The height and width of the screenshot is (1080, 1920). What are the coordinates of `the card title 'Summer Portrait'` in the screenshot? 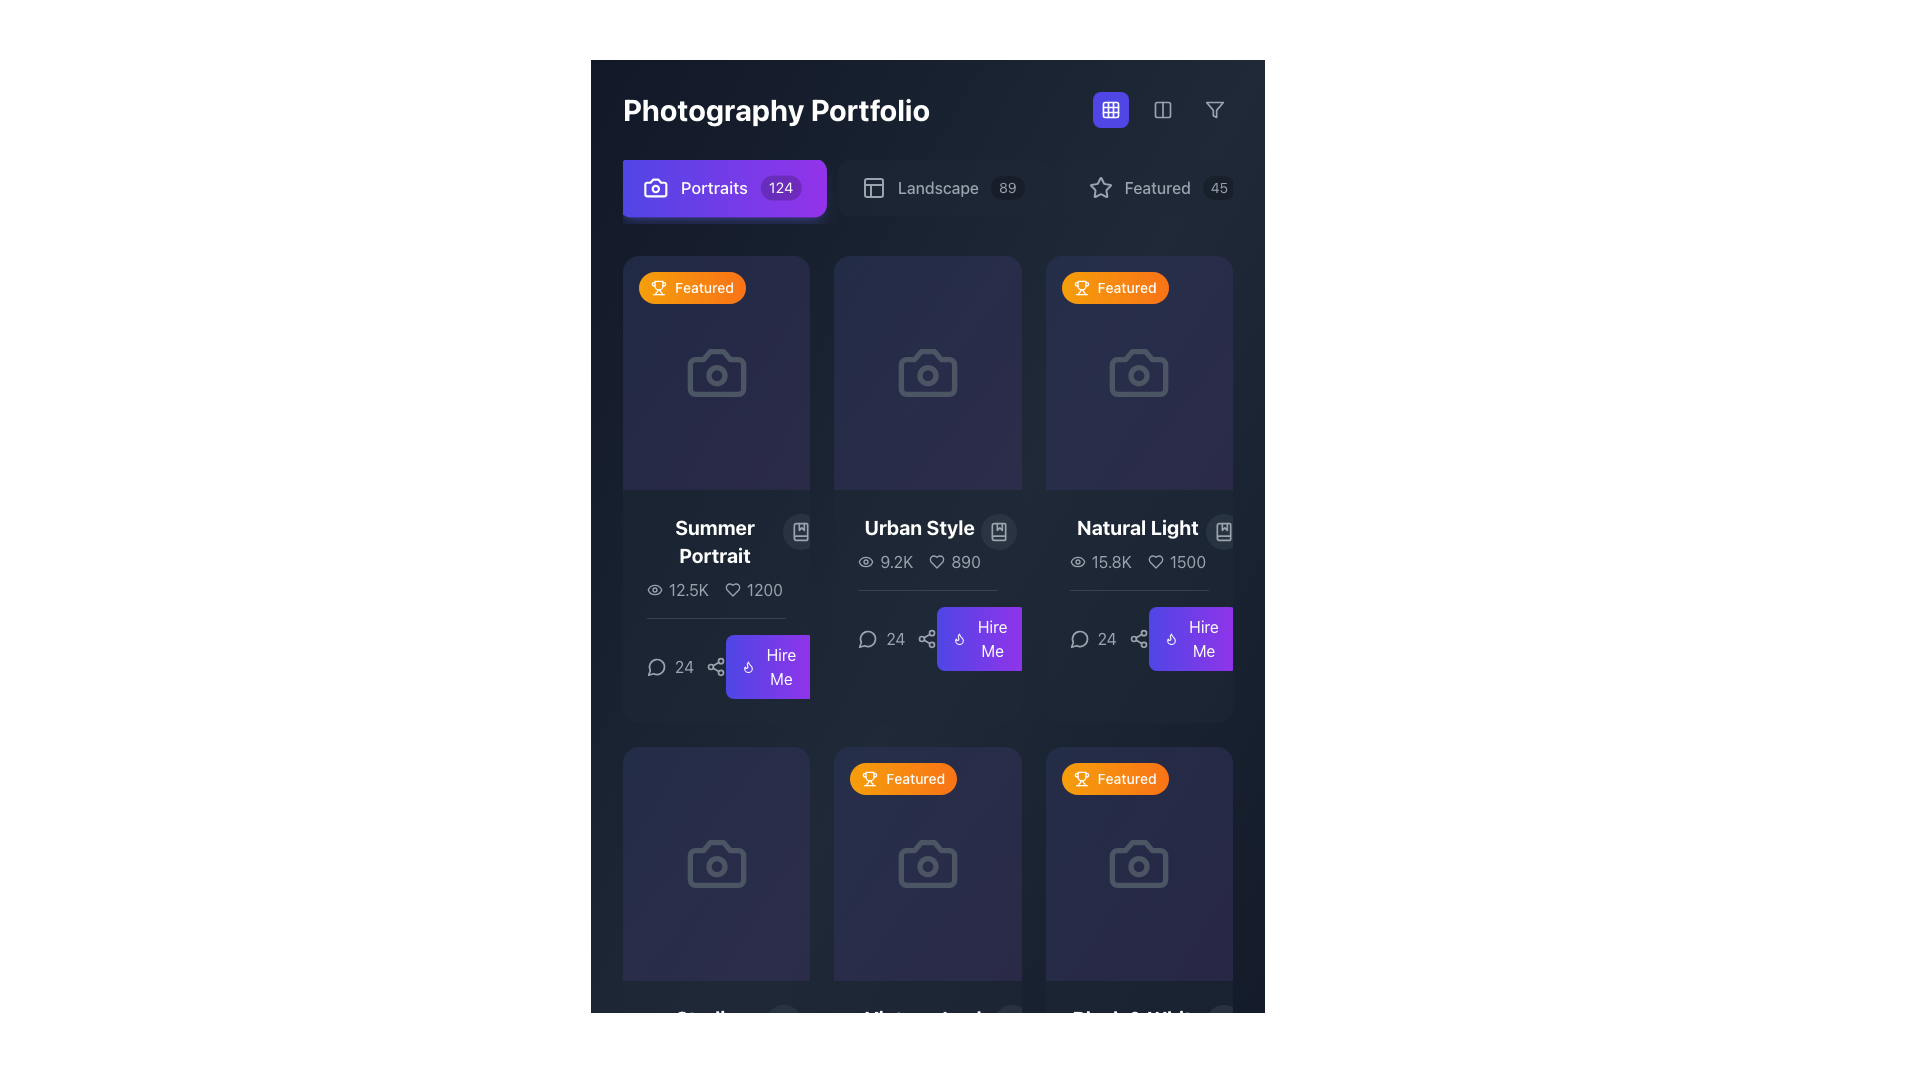 It's located at (716, 489).